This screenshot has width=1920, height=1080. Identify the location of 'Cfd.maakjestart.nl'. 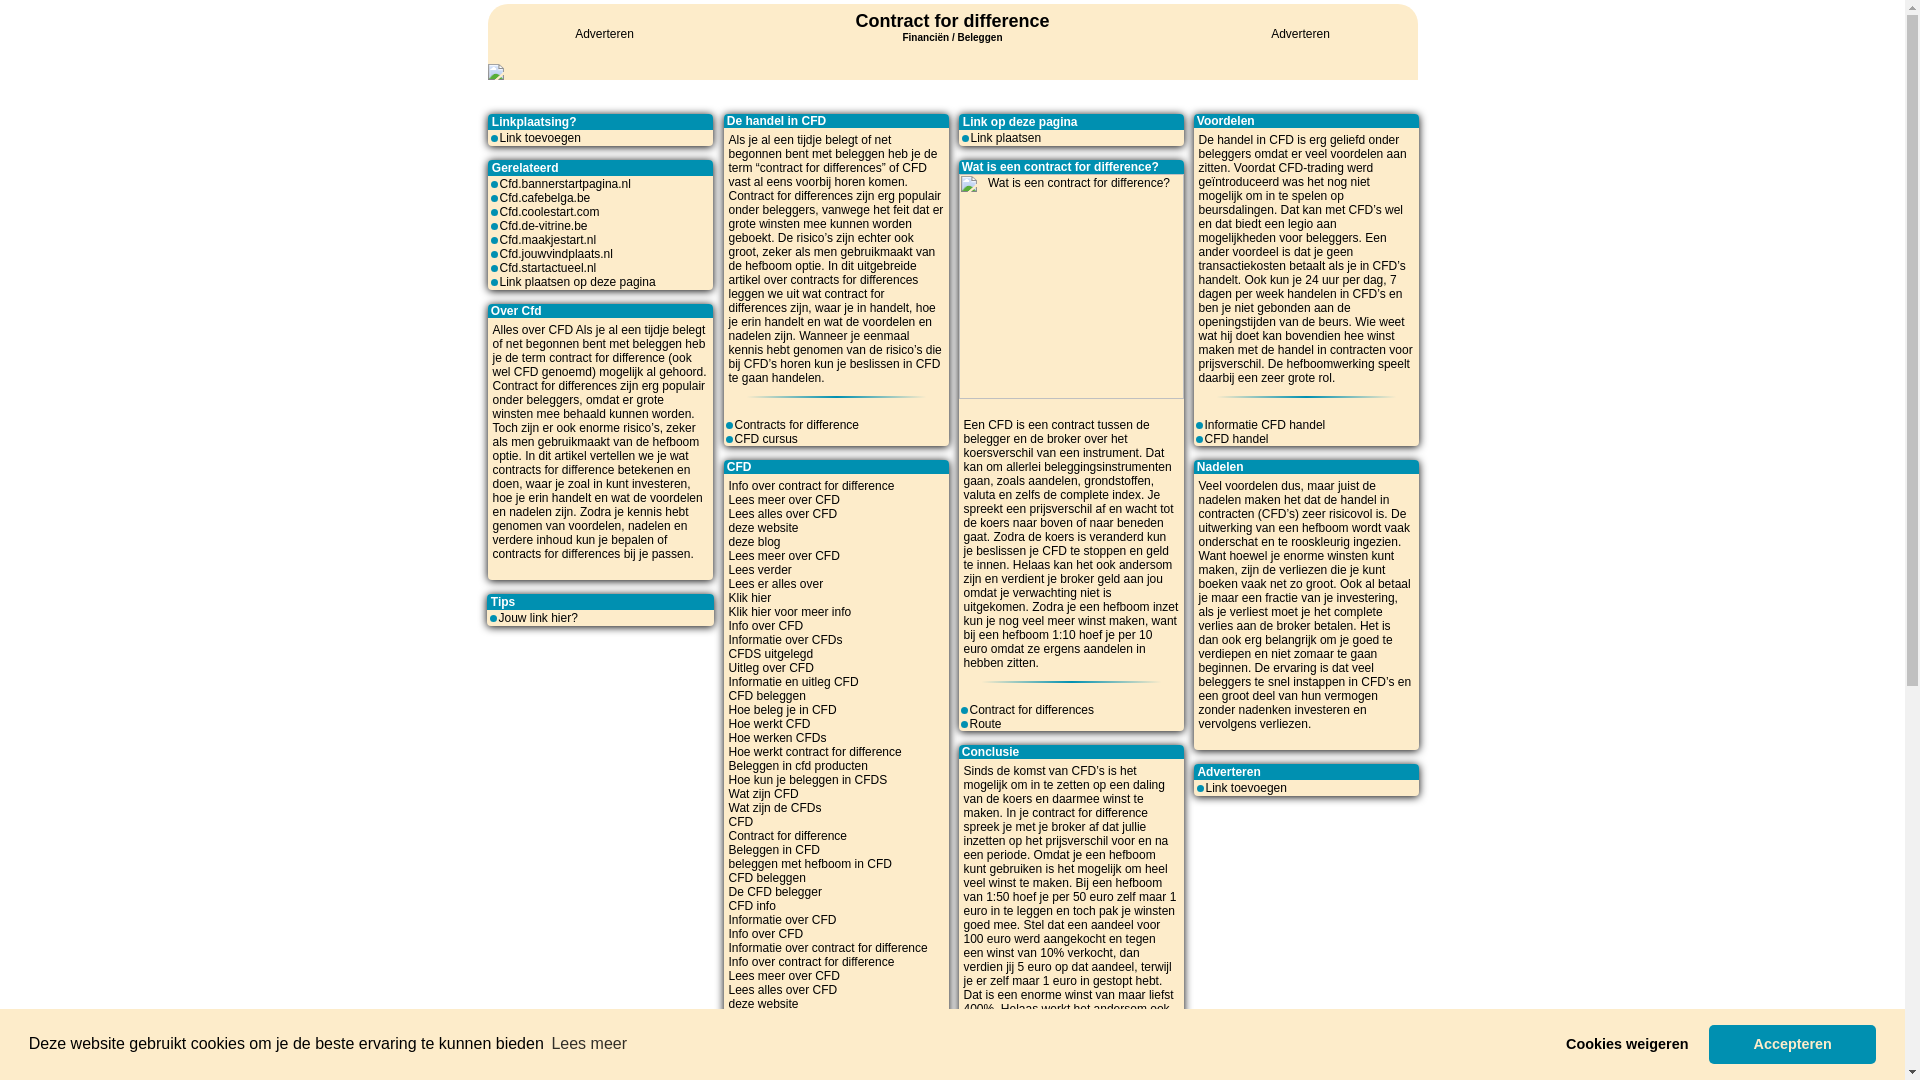
(548, 238).